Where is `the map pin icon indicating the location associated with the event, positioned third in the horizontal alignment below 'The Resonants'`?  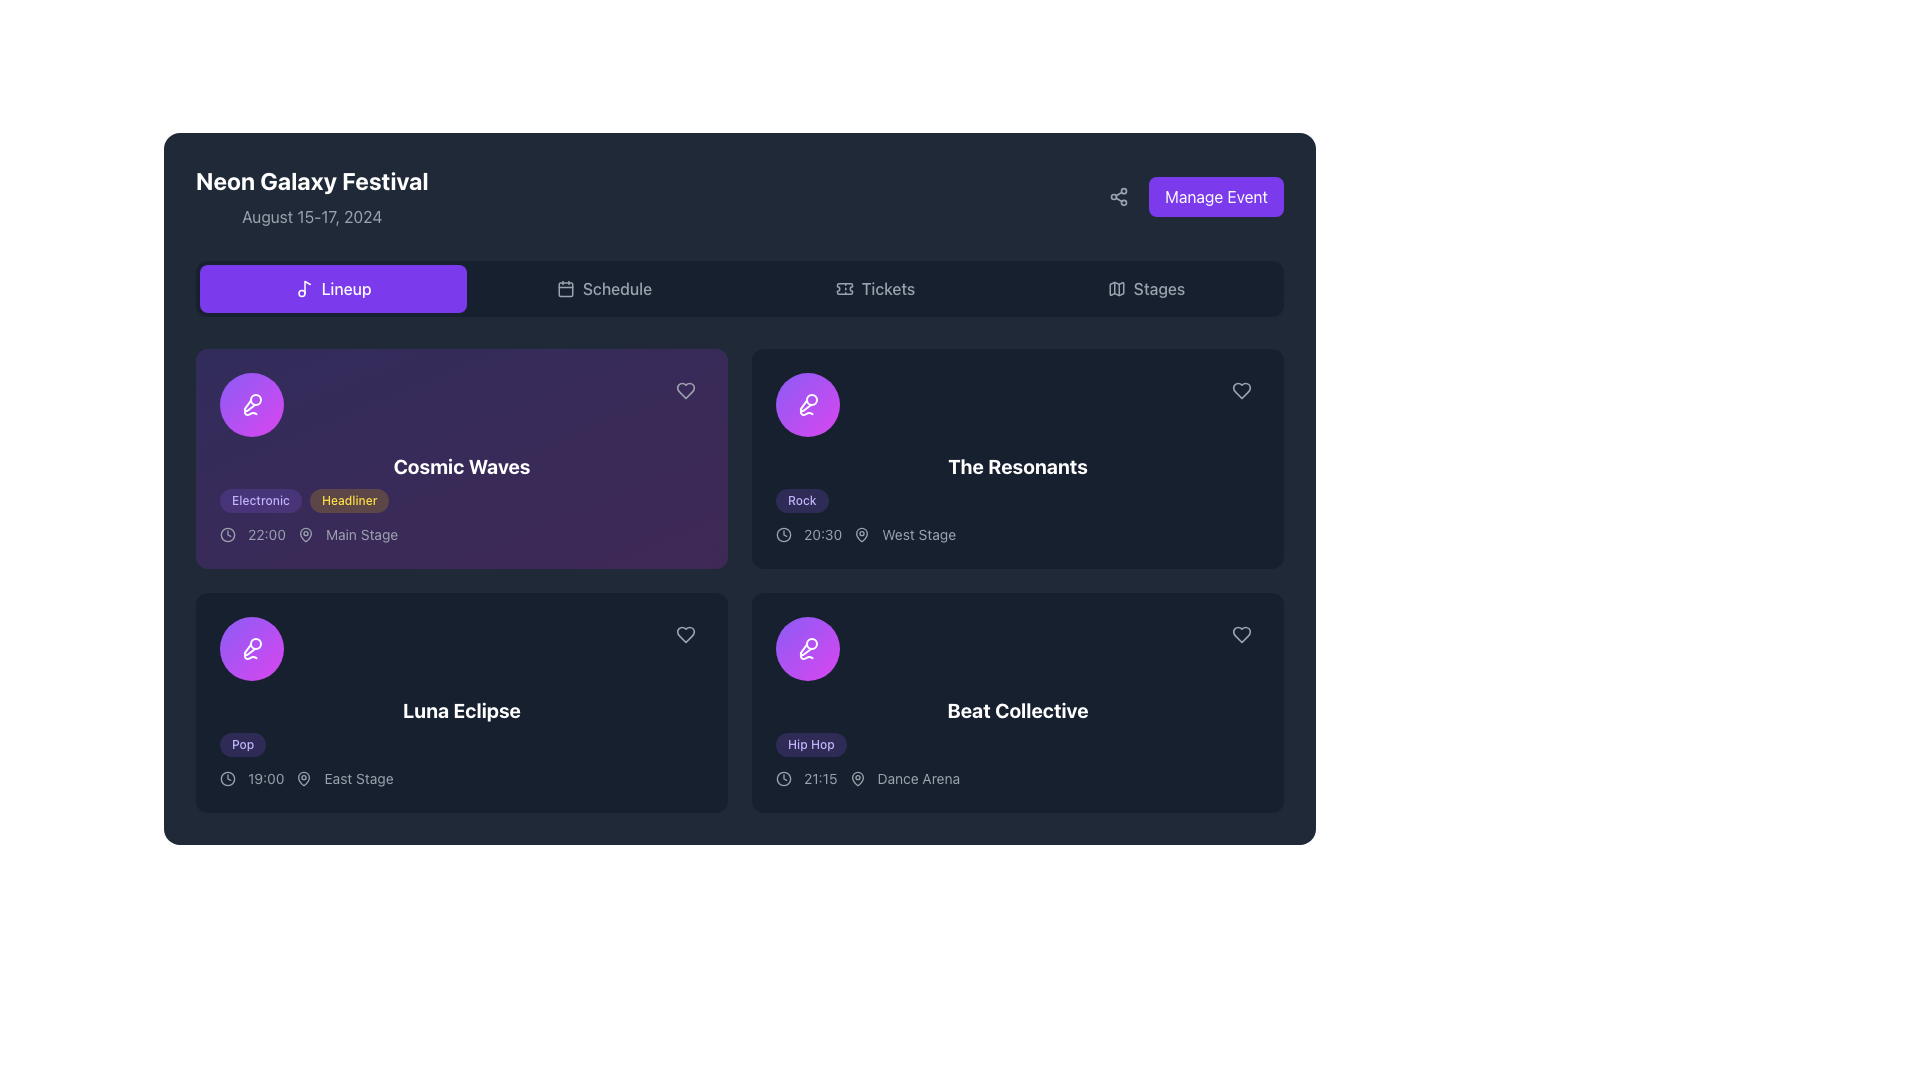 the map pin icon indicating the location associated with the event, positioned third in the horizontal alignment below 'The Resonants' is located at coordinates (862, 534).